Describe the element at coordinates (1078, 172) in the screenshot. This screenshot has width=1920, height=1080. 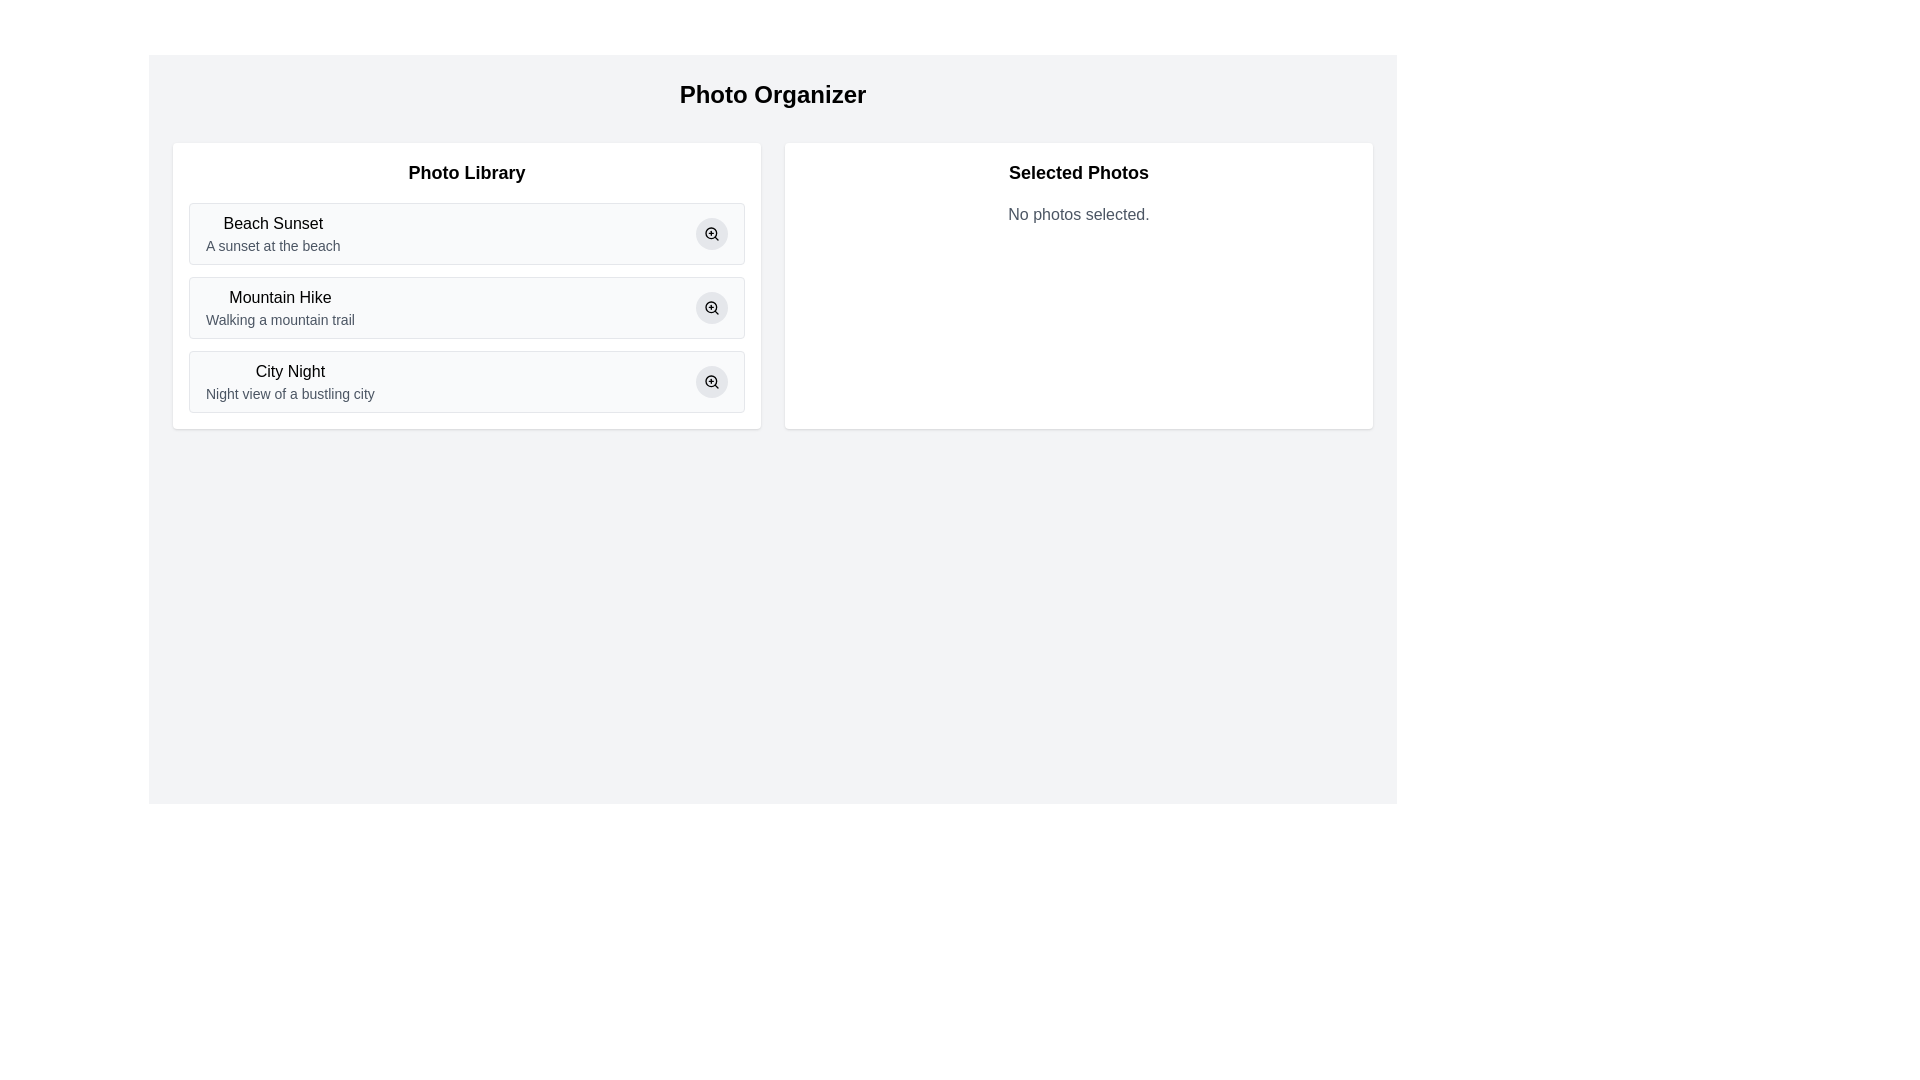
I see `the Text label that indicates the section dedicated` at that location.